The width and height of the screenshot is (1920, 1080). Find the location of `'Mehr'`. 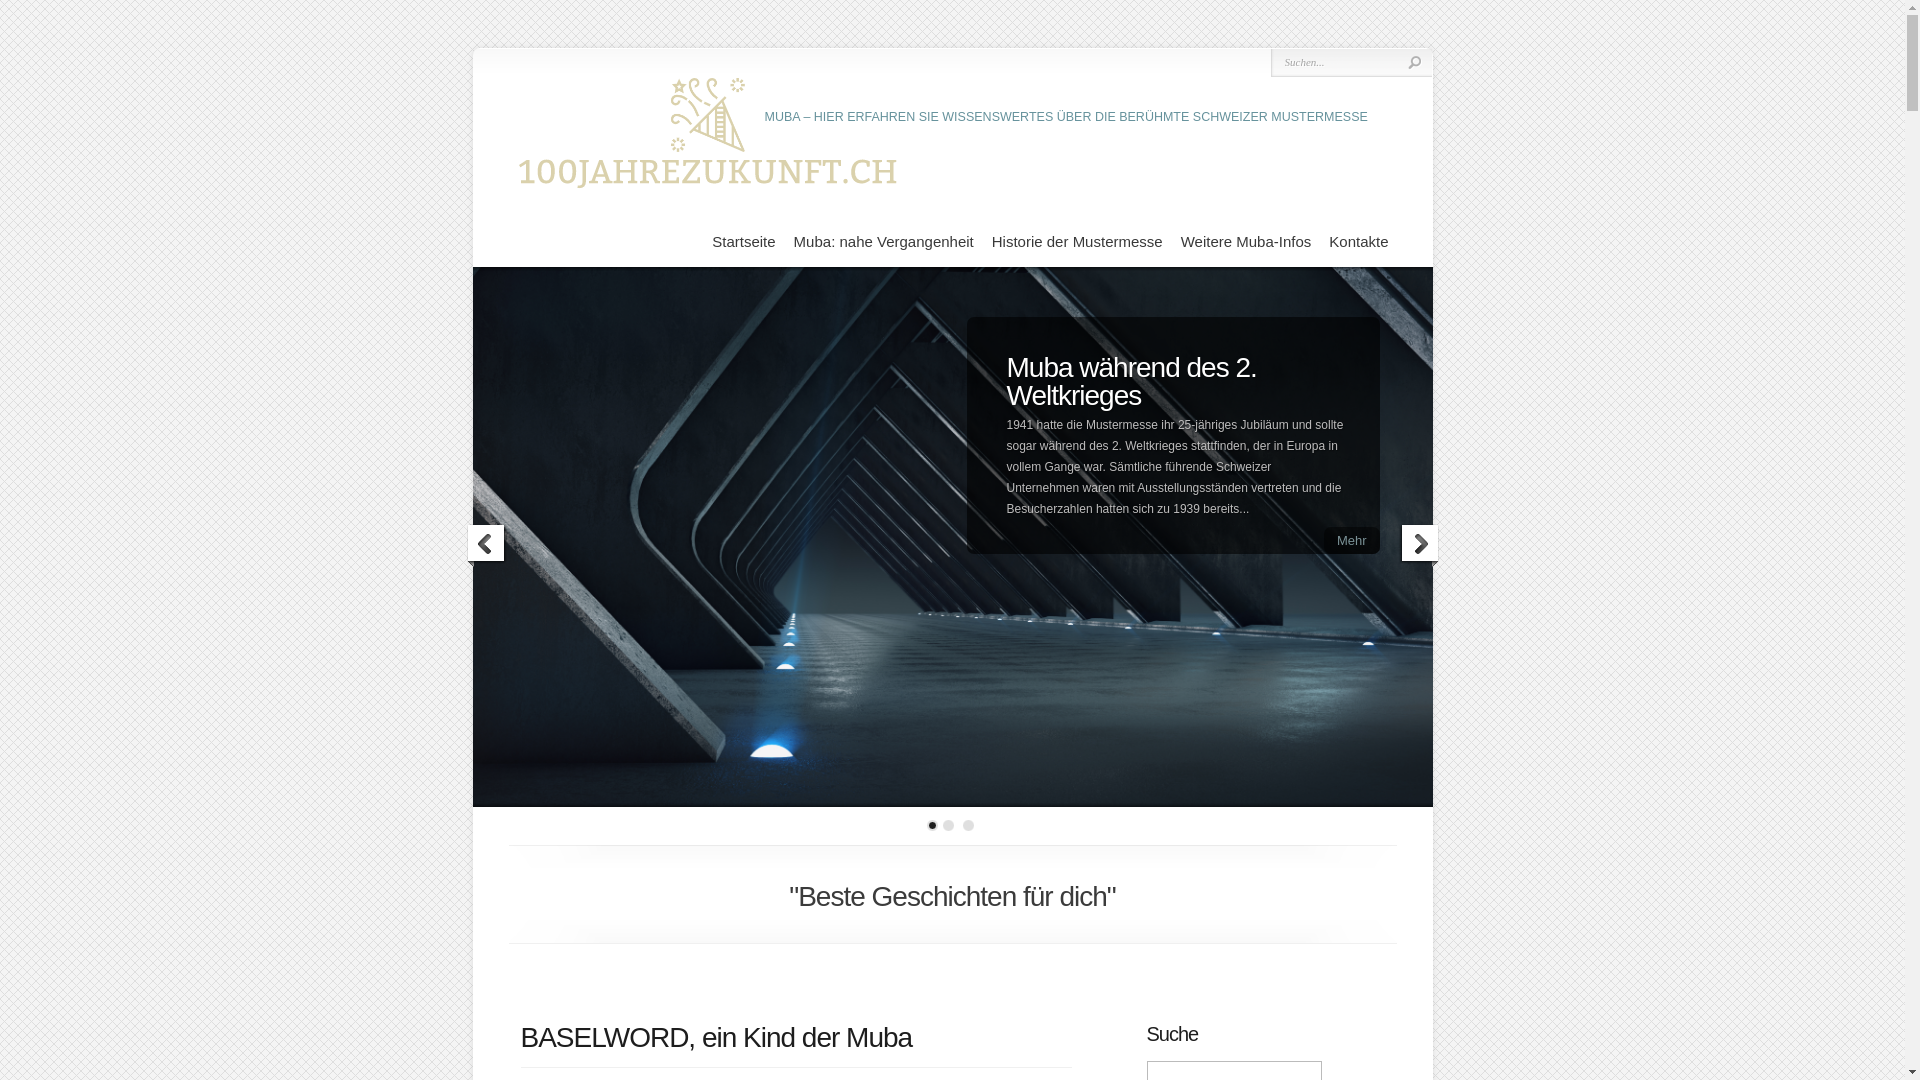

'Mehr' is located at coordinates (1352, 540).